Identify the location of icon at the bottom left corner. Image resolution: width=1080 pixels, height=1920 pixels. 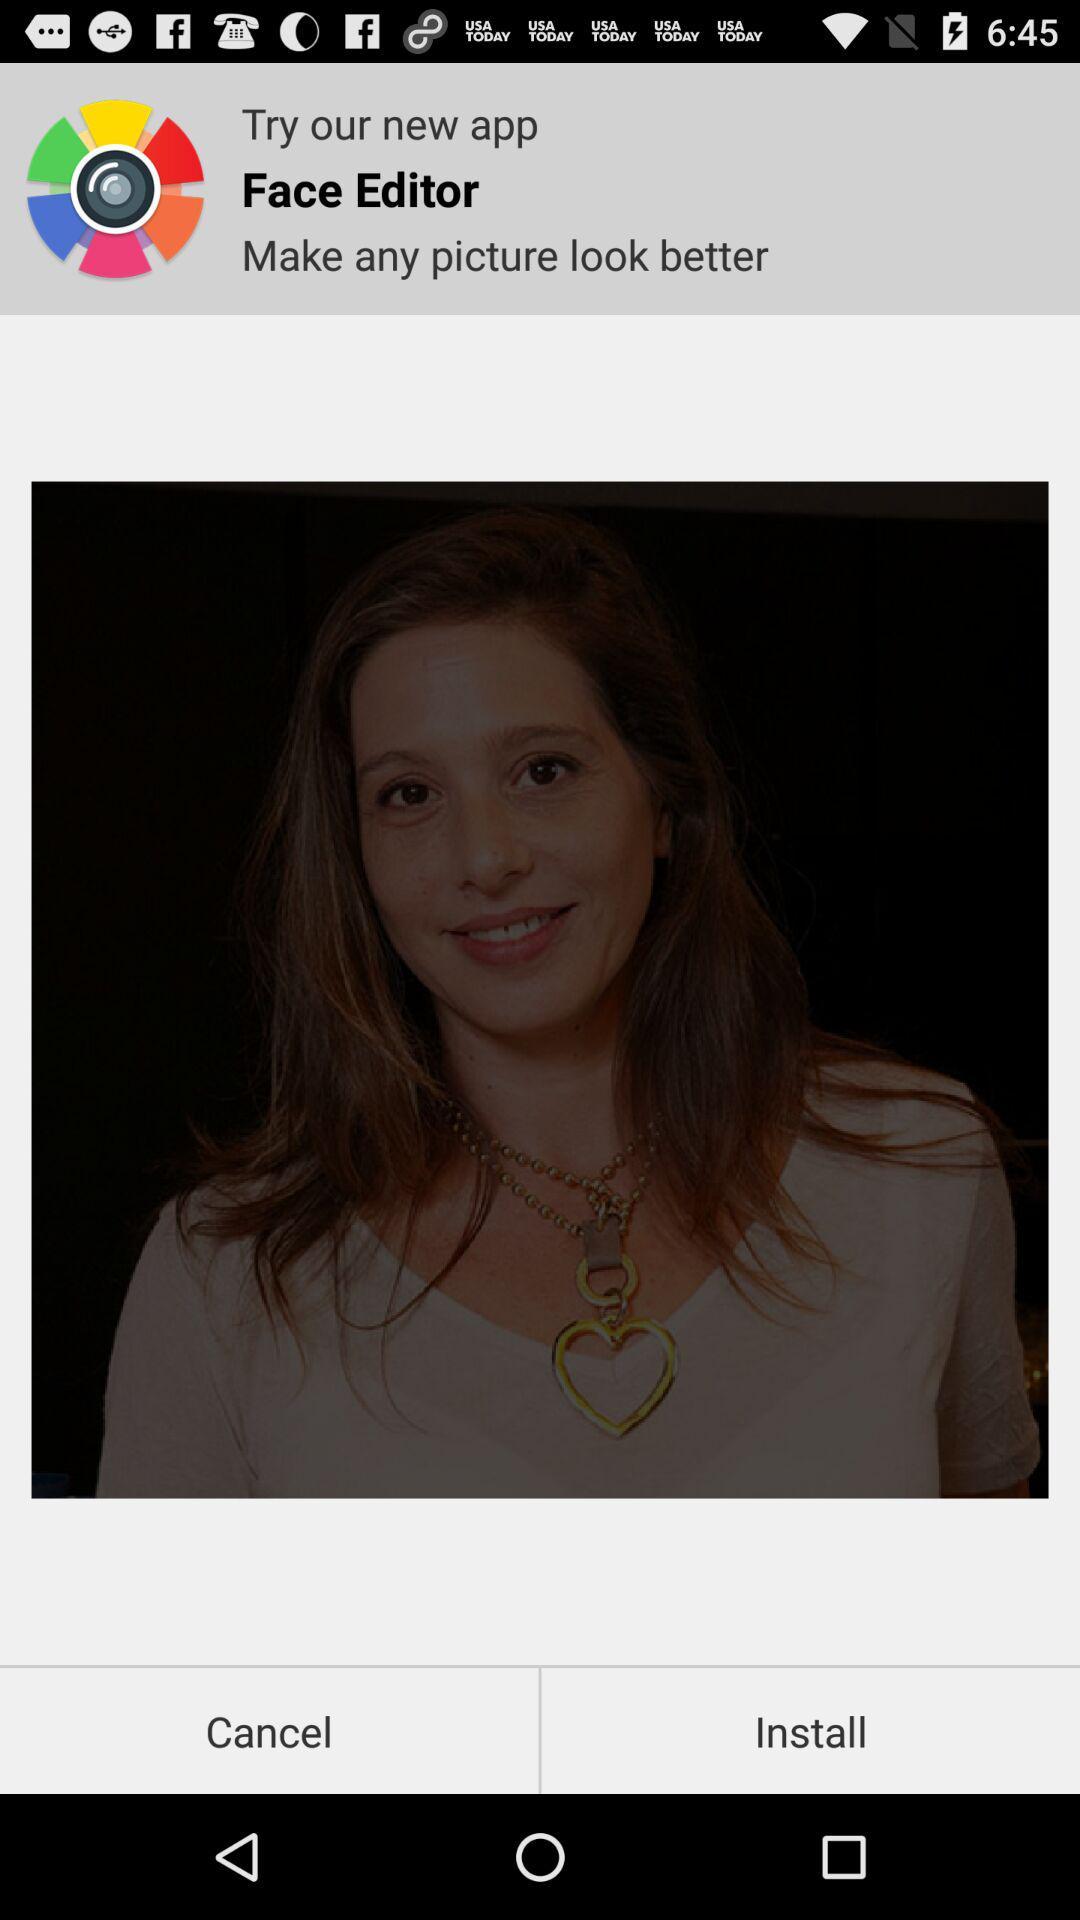
(268, 1730).